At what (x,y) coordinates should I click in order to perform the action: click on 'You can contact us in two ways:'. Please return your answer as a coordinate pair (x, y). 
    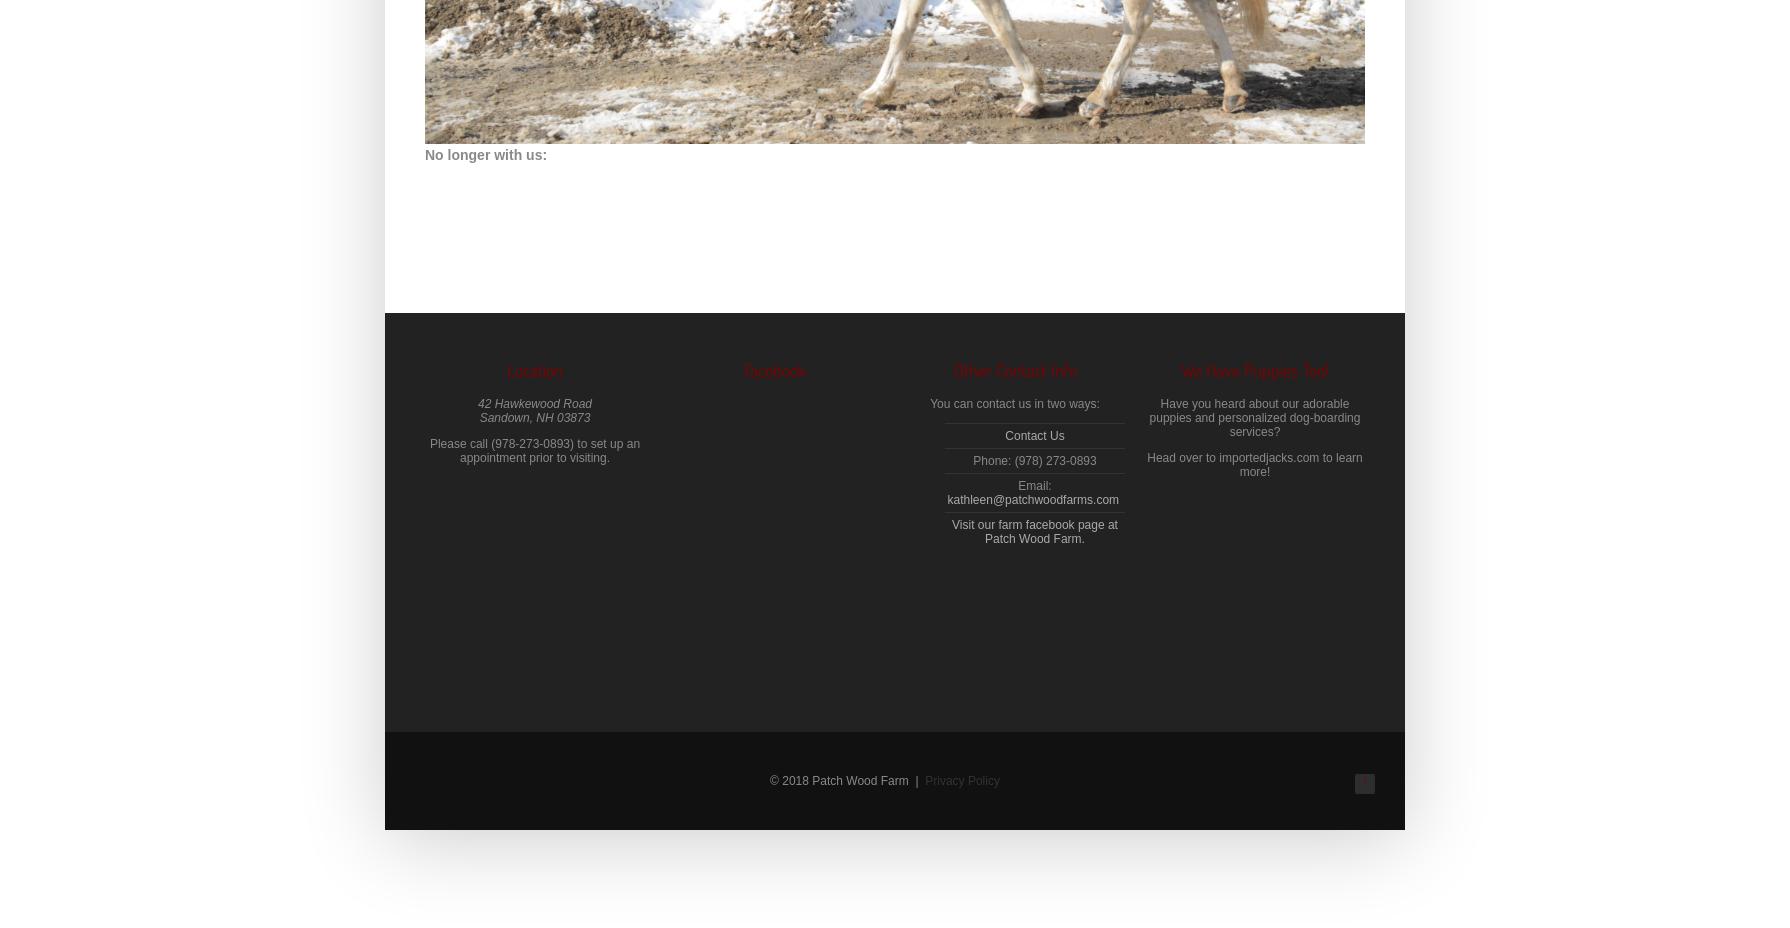
    Looking at the image, I should click on (1014, 403).